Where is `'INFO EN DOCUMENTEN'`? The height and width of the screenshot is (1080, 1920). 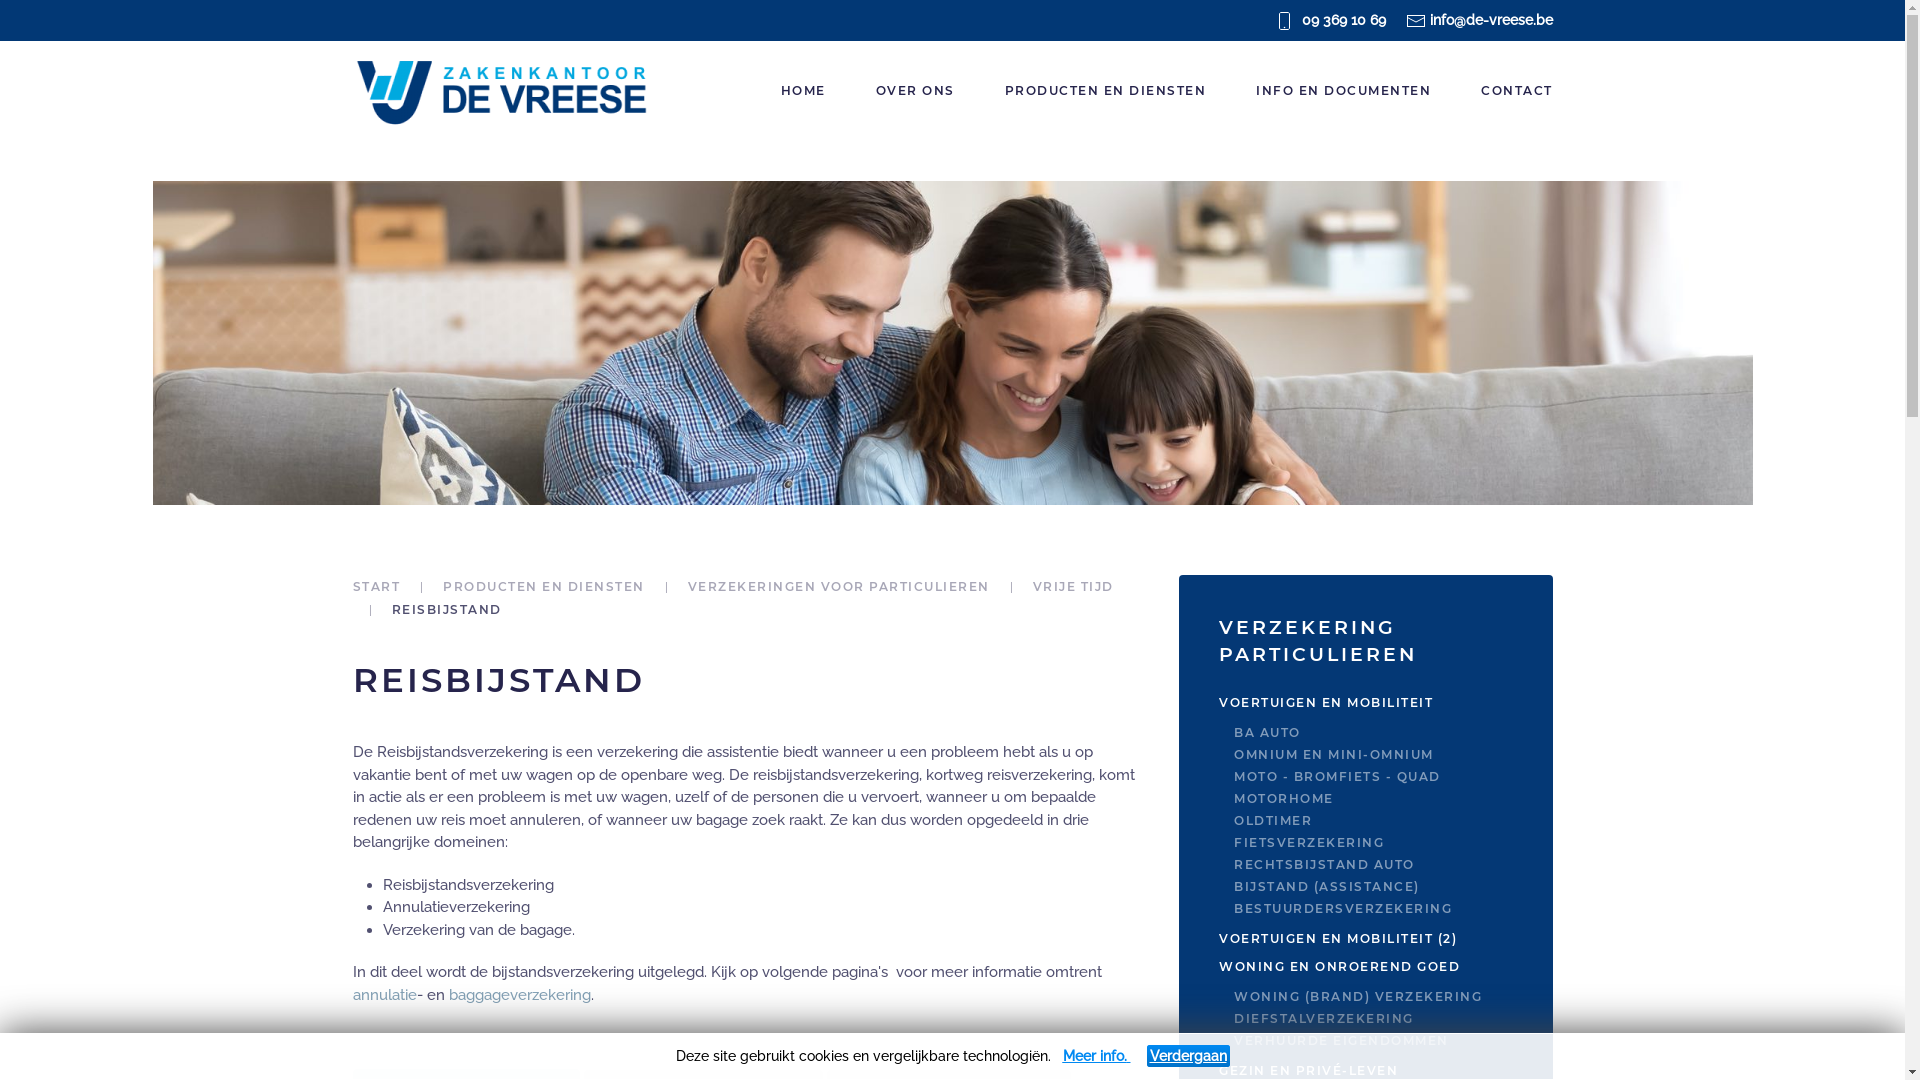 'INFO EN DOCUMENTEN' is located at coordinates (1343, 91).